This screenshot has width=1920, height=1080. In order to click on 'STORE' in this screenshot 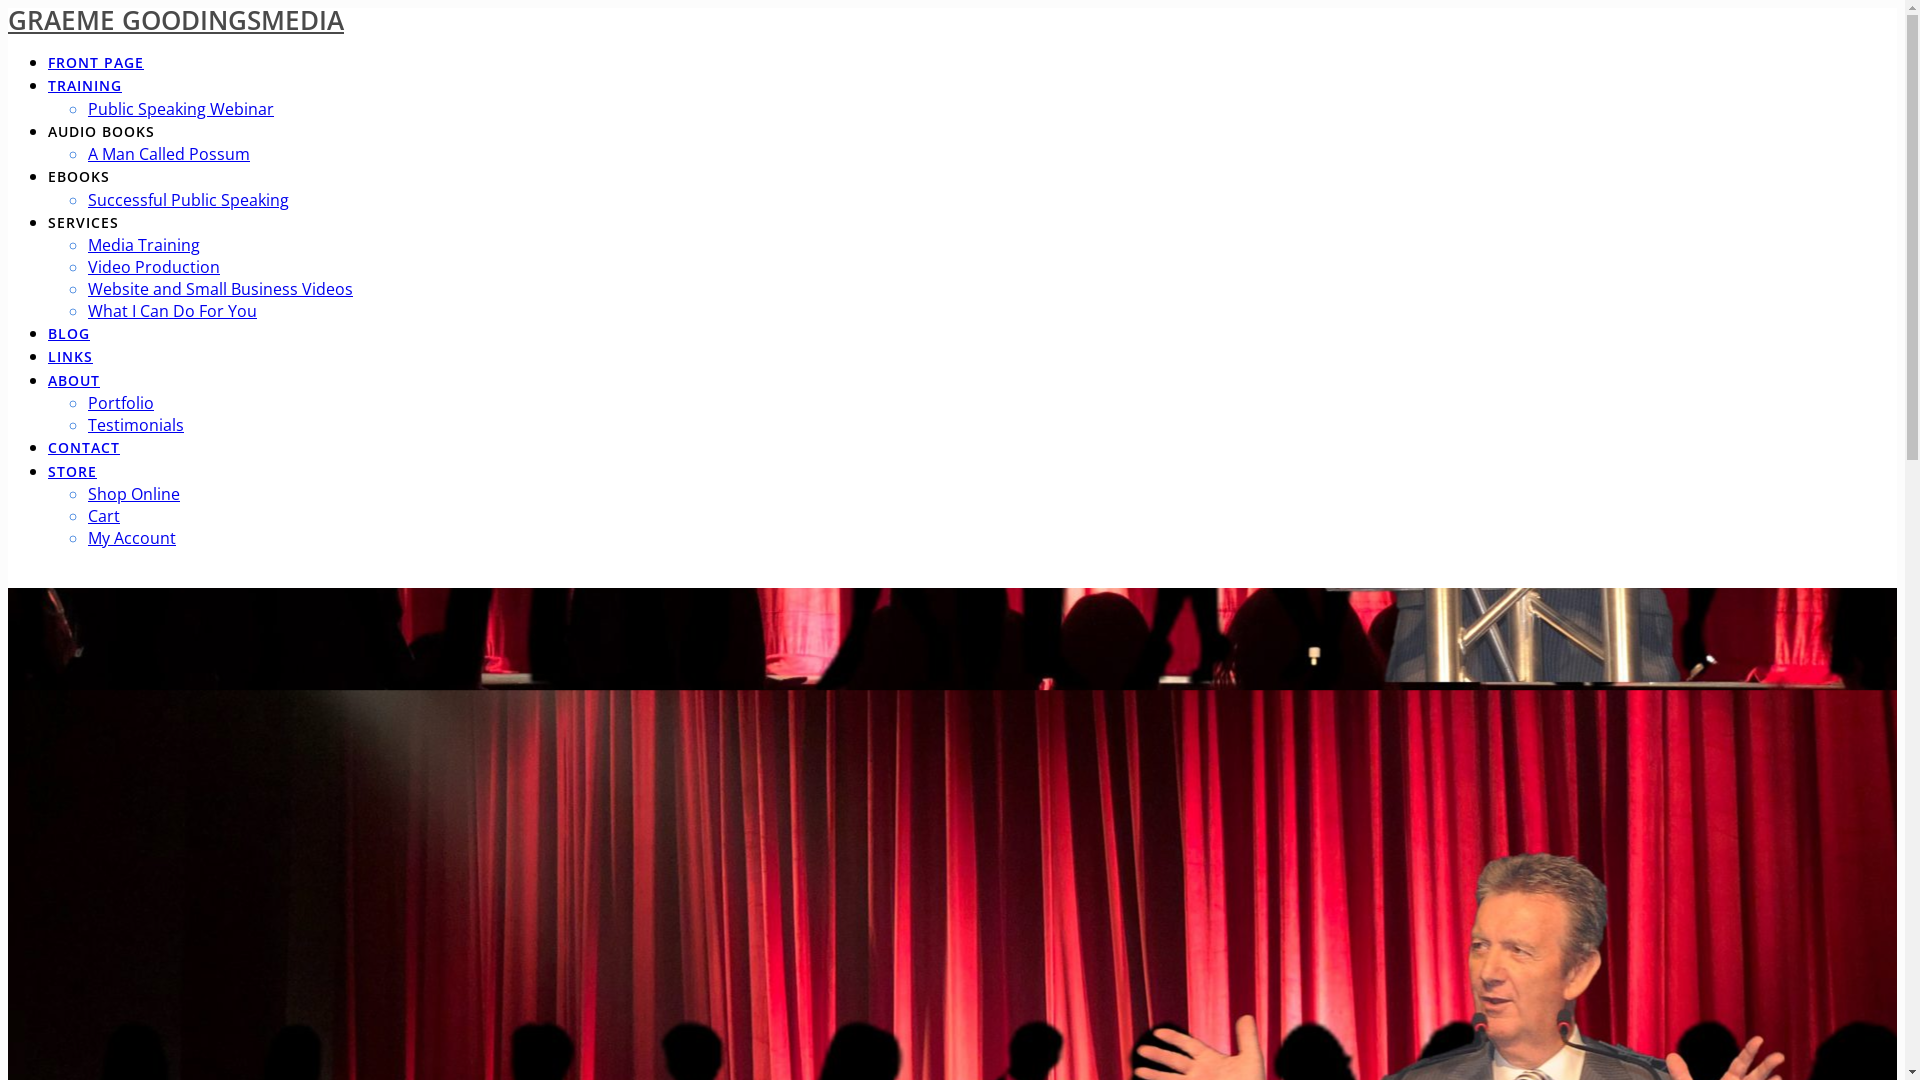, I will do `click(72, 473)`.